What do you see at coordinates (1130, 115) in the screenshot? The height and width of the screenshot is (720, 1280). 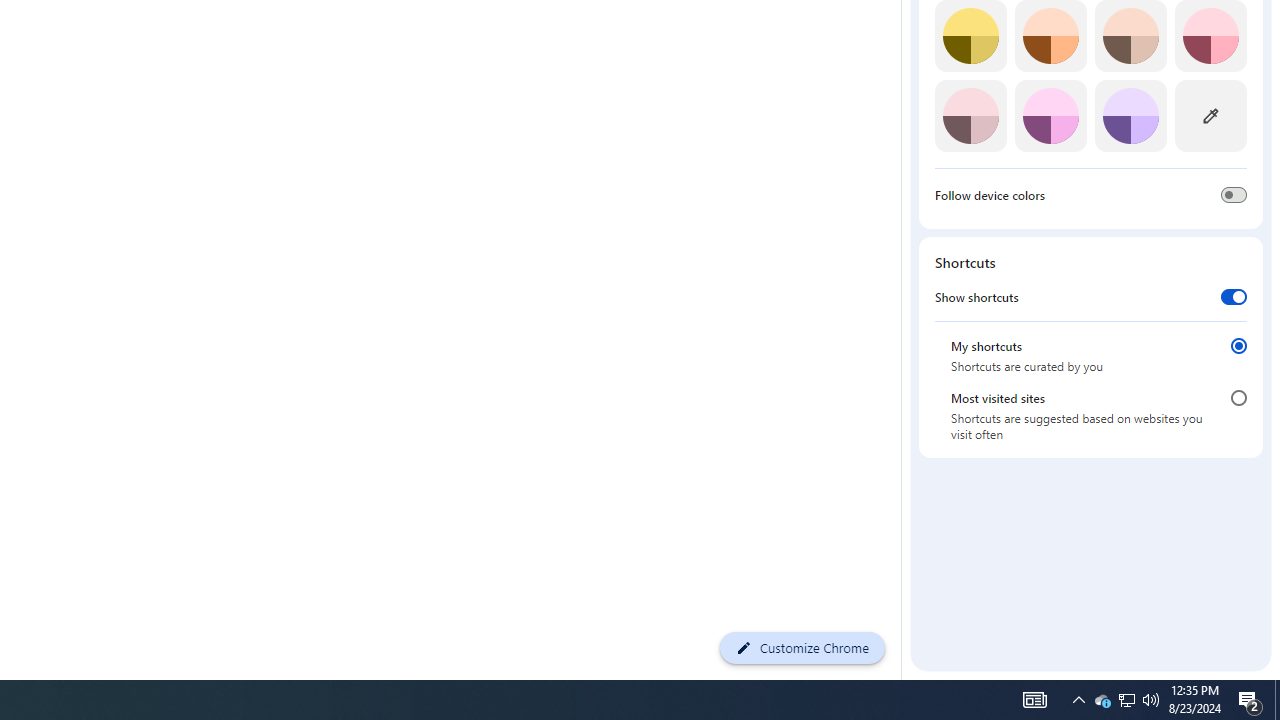 I see `'Violet'` at bounding box center [1130, 115].